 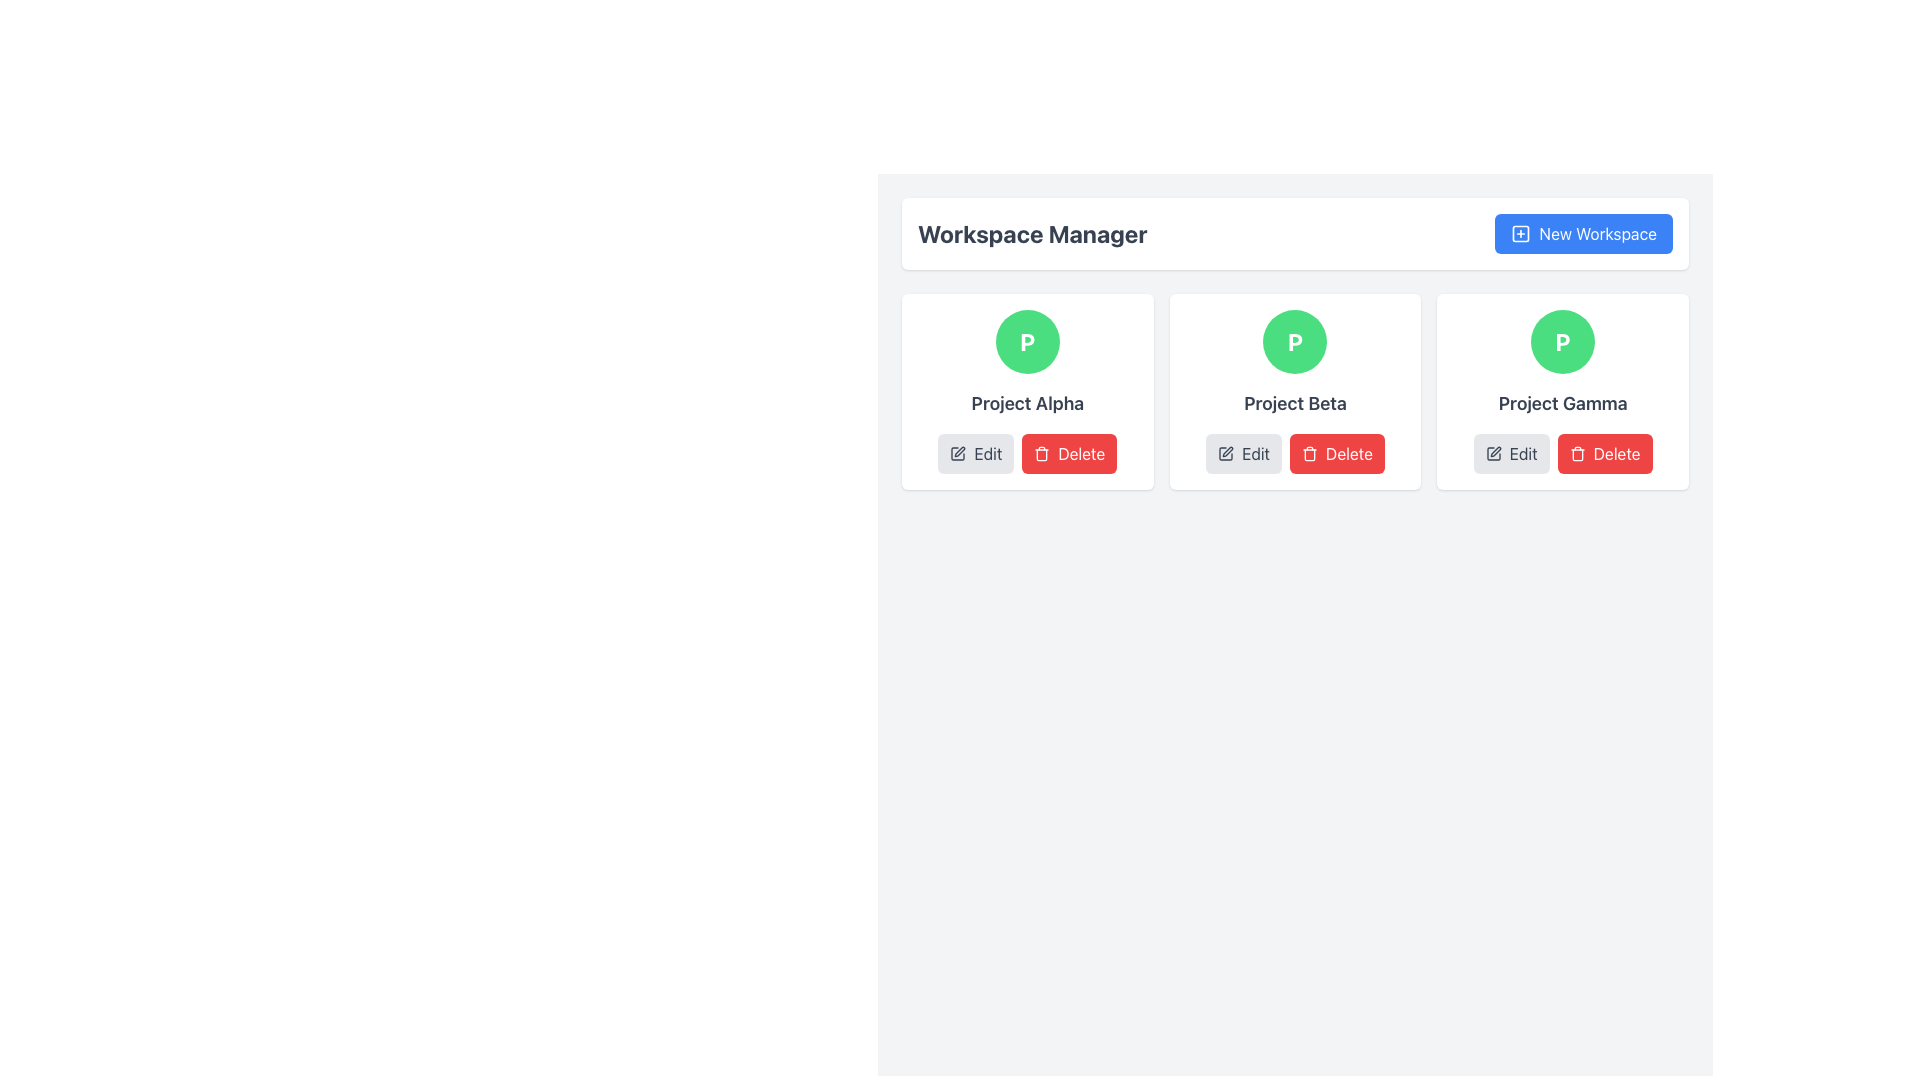 I want to click on the 'Delete' button in the Two-button group located in the lower-right corner of the 'Project Gamma' card, characterized by its red background and white text, so click(x=1562, y=454).